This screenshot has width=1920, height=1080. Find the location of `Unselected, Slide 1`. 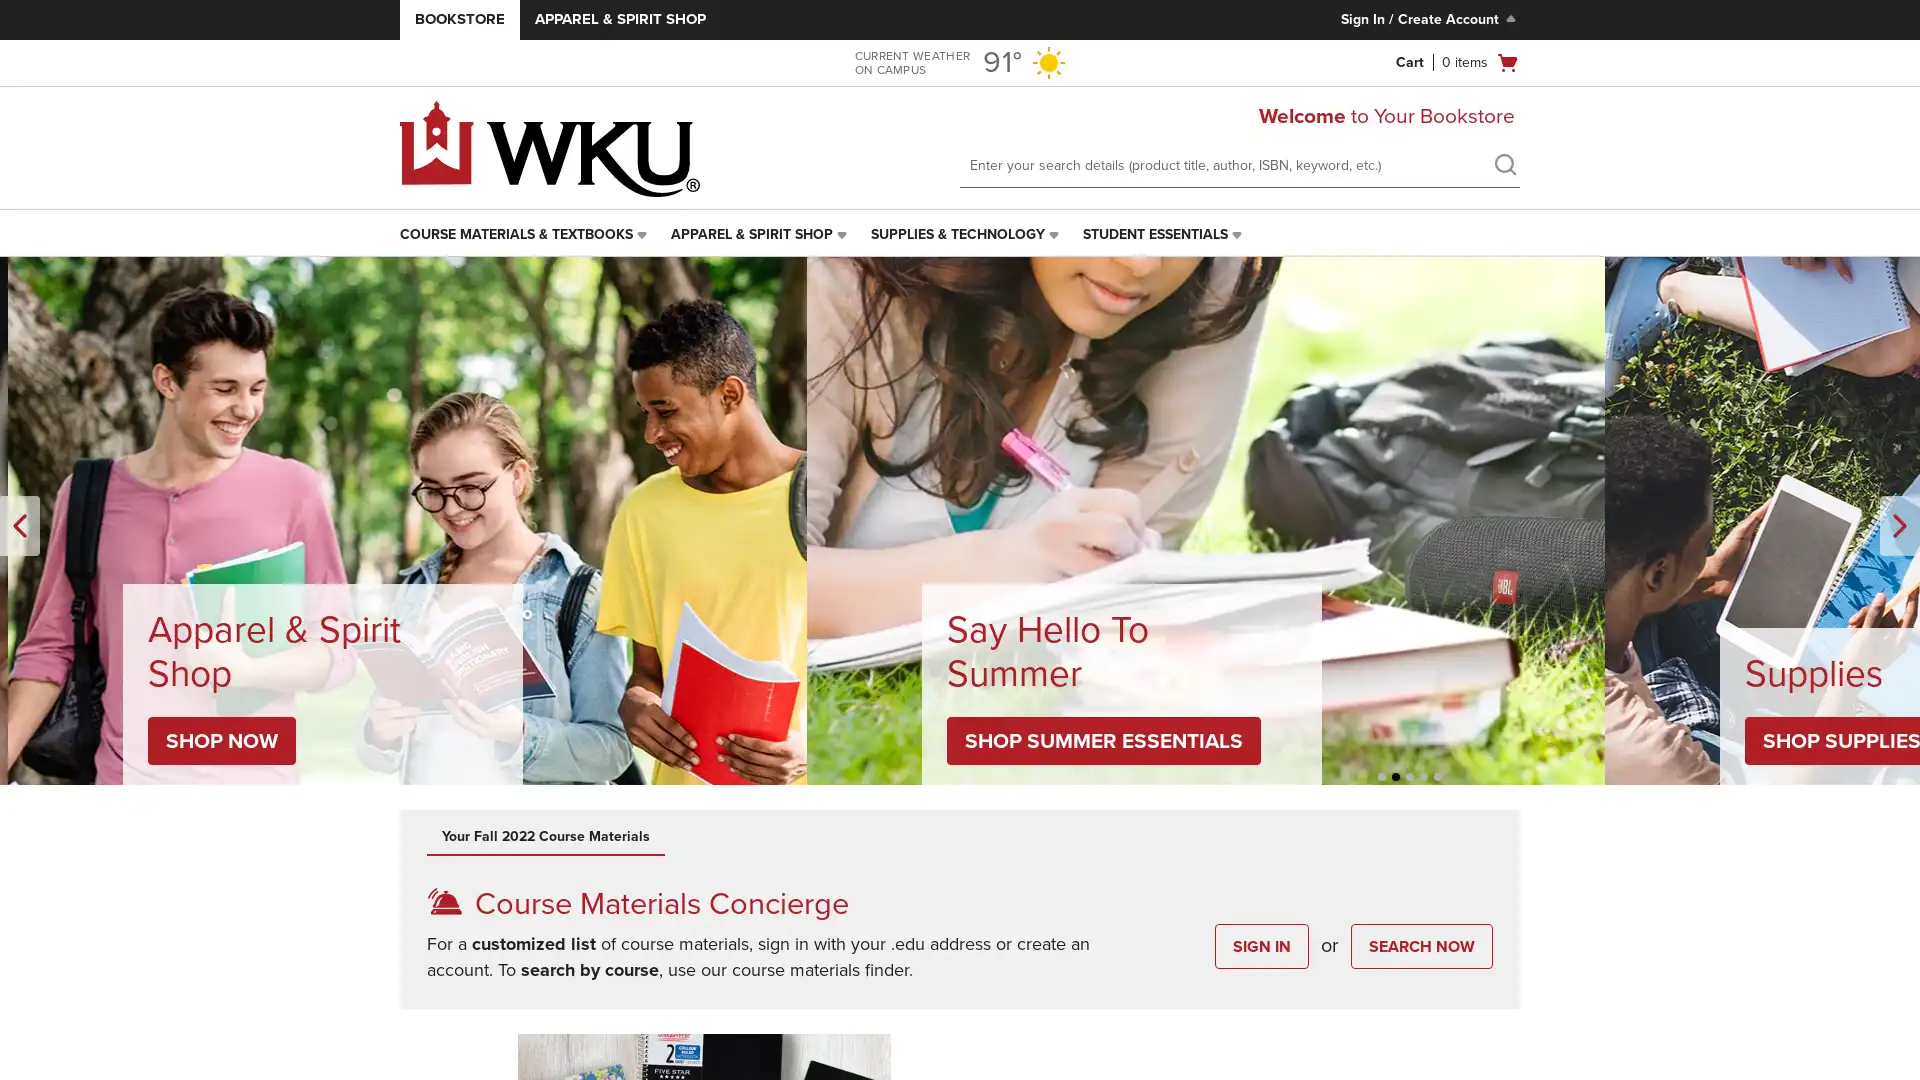

Unselected, Slide 1 is located at coordinates (1381, 775).